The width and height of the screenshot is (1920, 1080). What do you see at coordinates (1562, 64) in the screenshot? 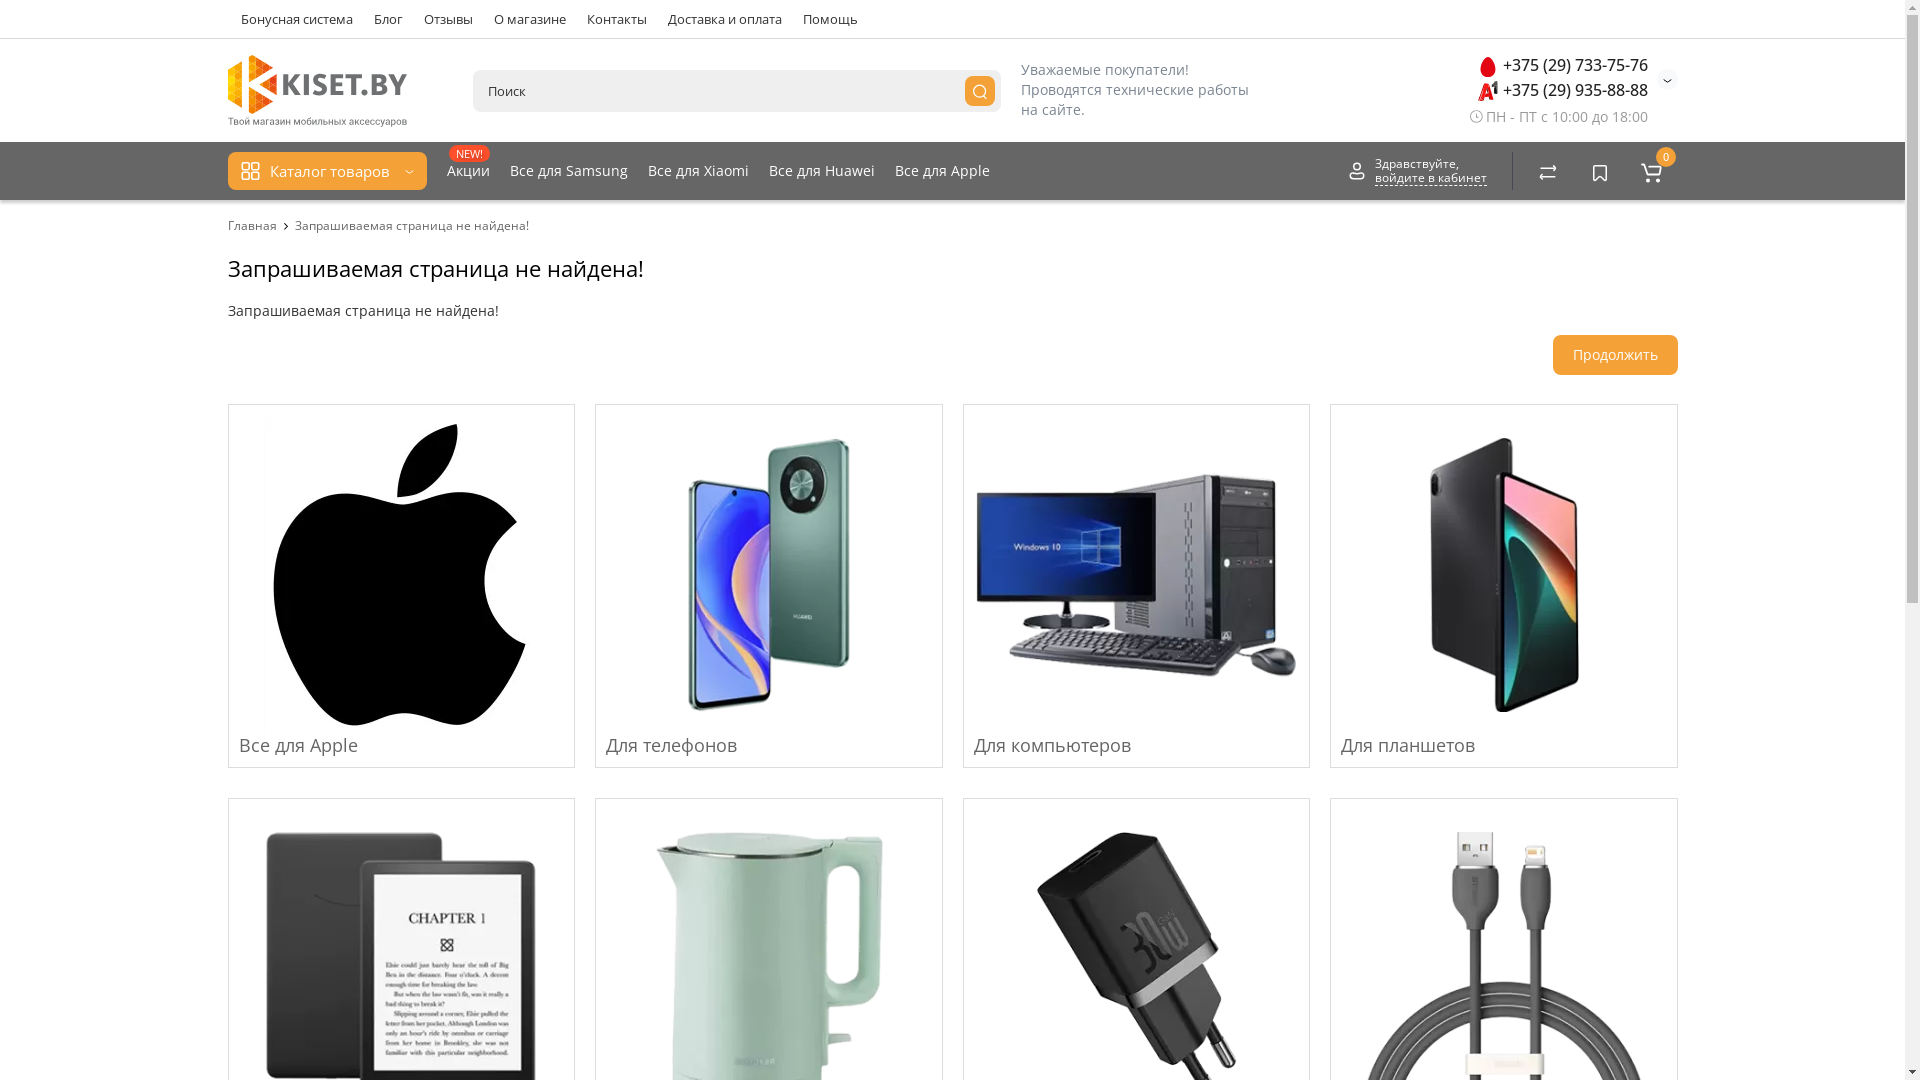
I see `'+375 (29) 733-75-76'` at bounding box center [1562, 64].